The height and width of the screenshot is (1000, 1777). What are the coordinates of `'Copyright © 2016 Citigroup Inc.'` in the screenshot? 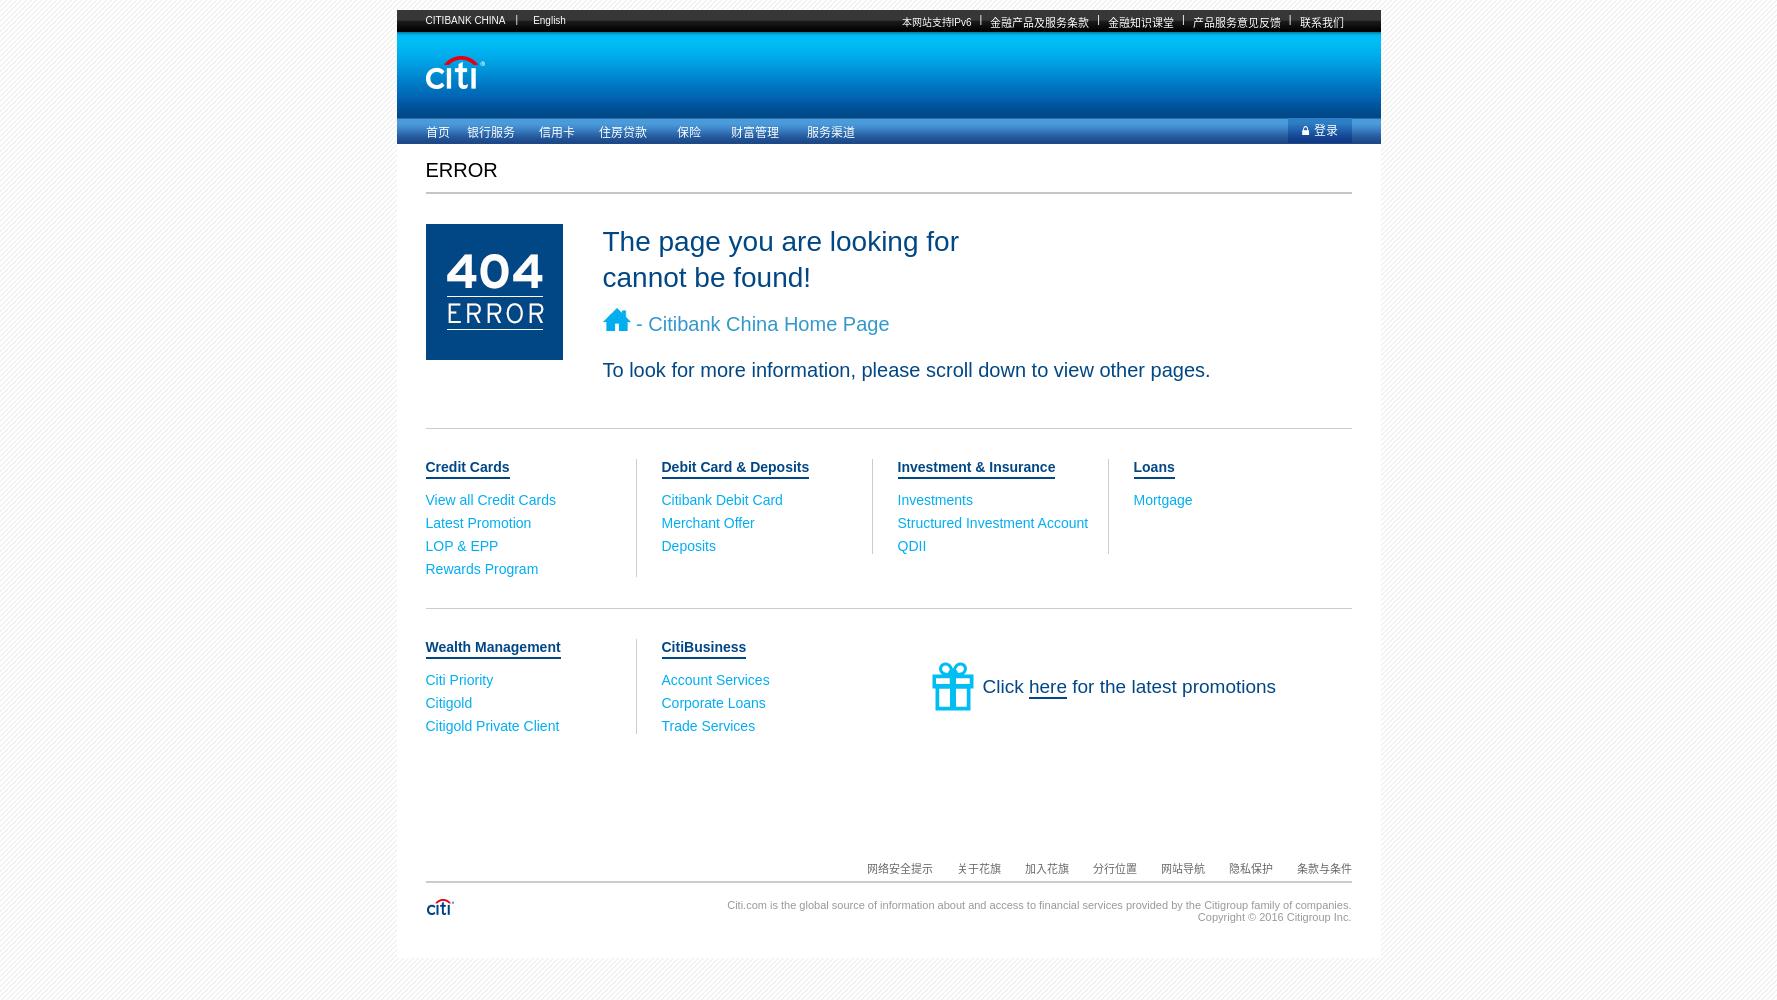 It's located at (1196, 917).